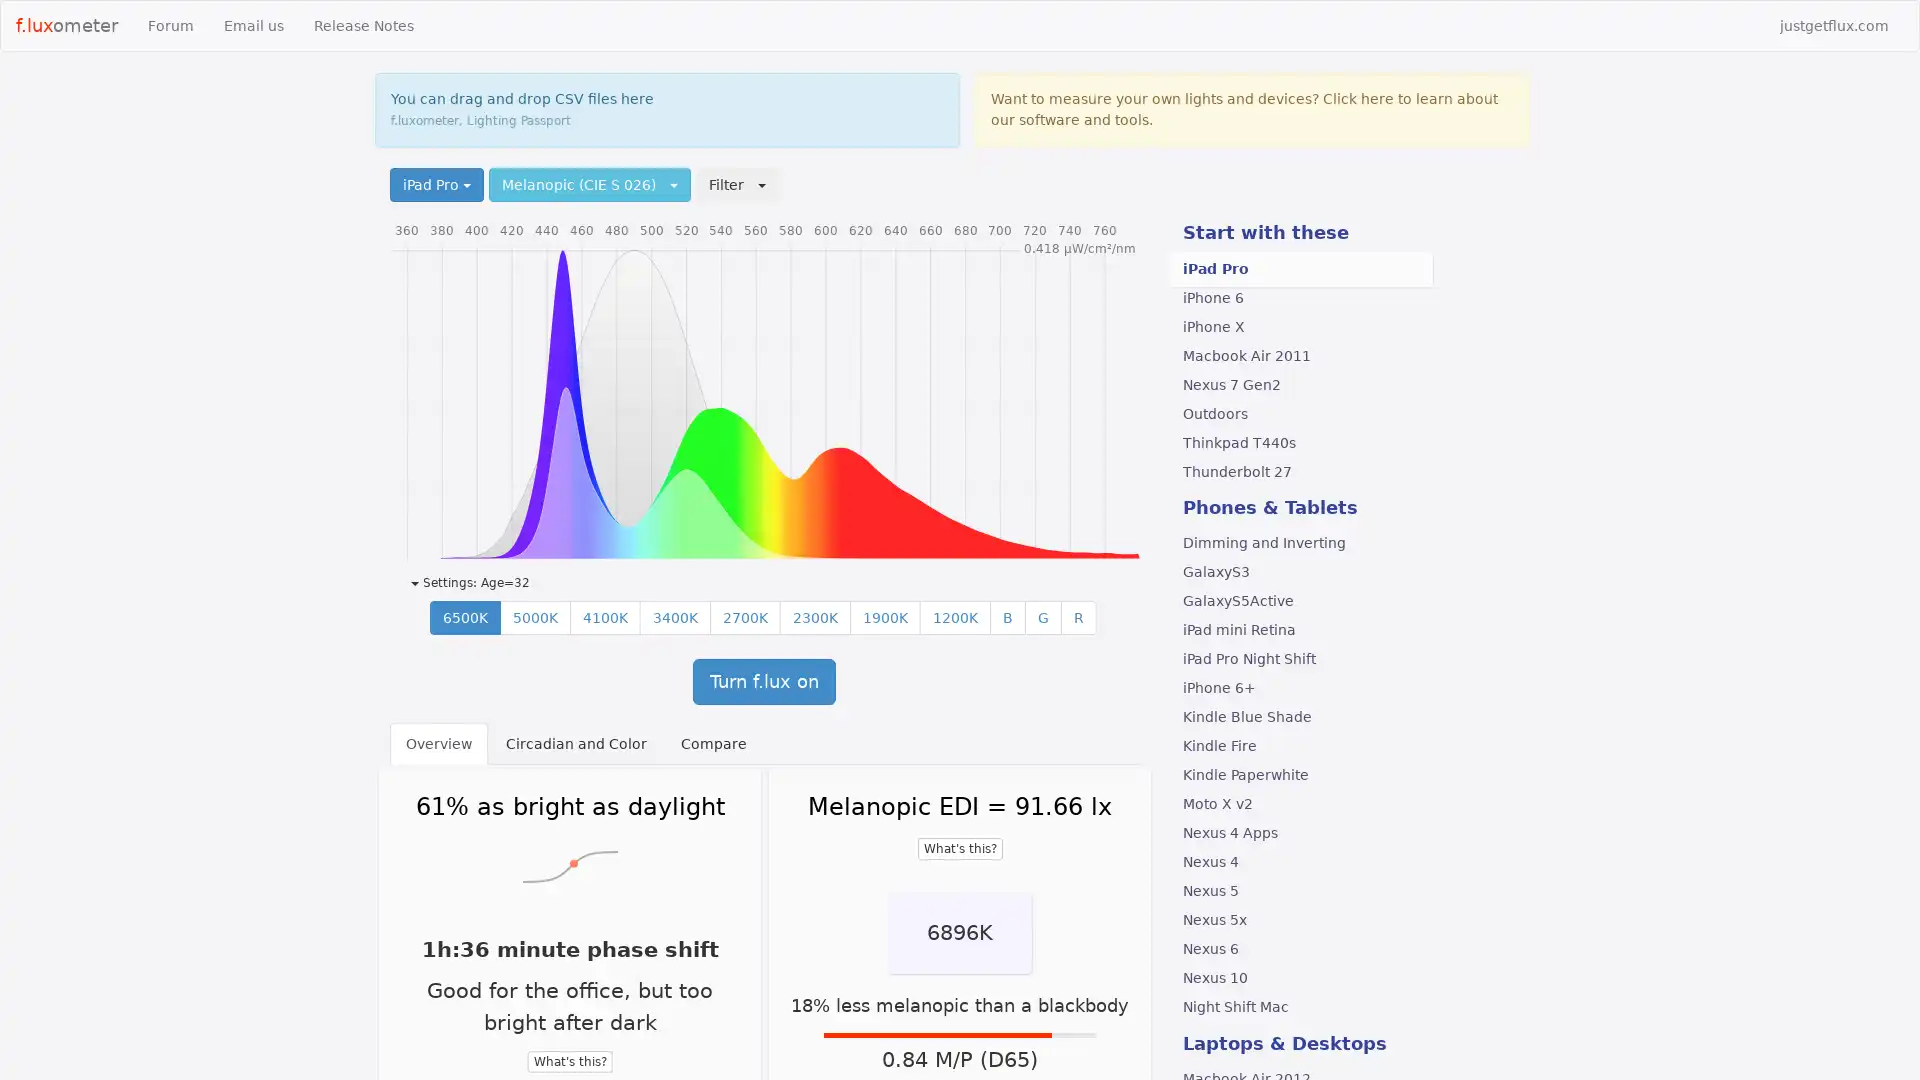  What do you see at coordinates (589, 185) in the screenshot?
I see `Melanopic (CIE S 026)` at bounding box center [589, 185].